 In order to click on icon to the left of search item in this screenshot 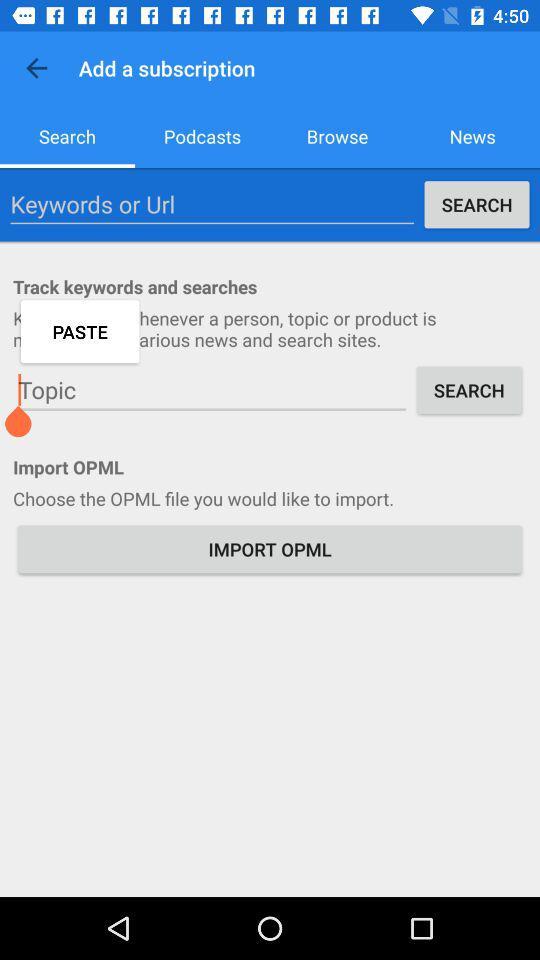, I will do `click(211, 204)`.